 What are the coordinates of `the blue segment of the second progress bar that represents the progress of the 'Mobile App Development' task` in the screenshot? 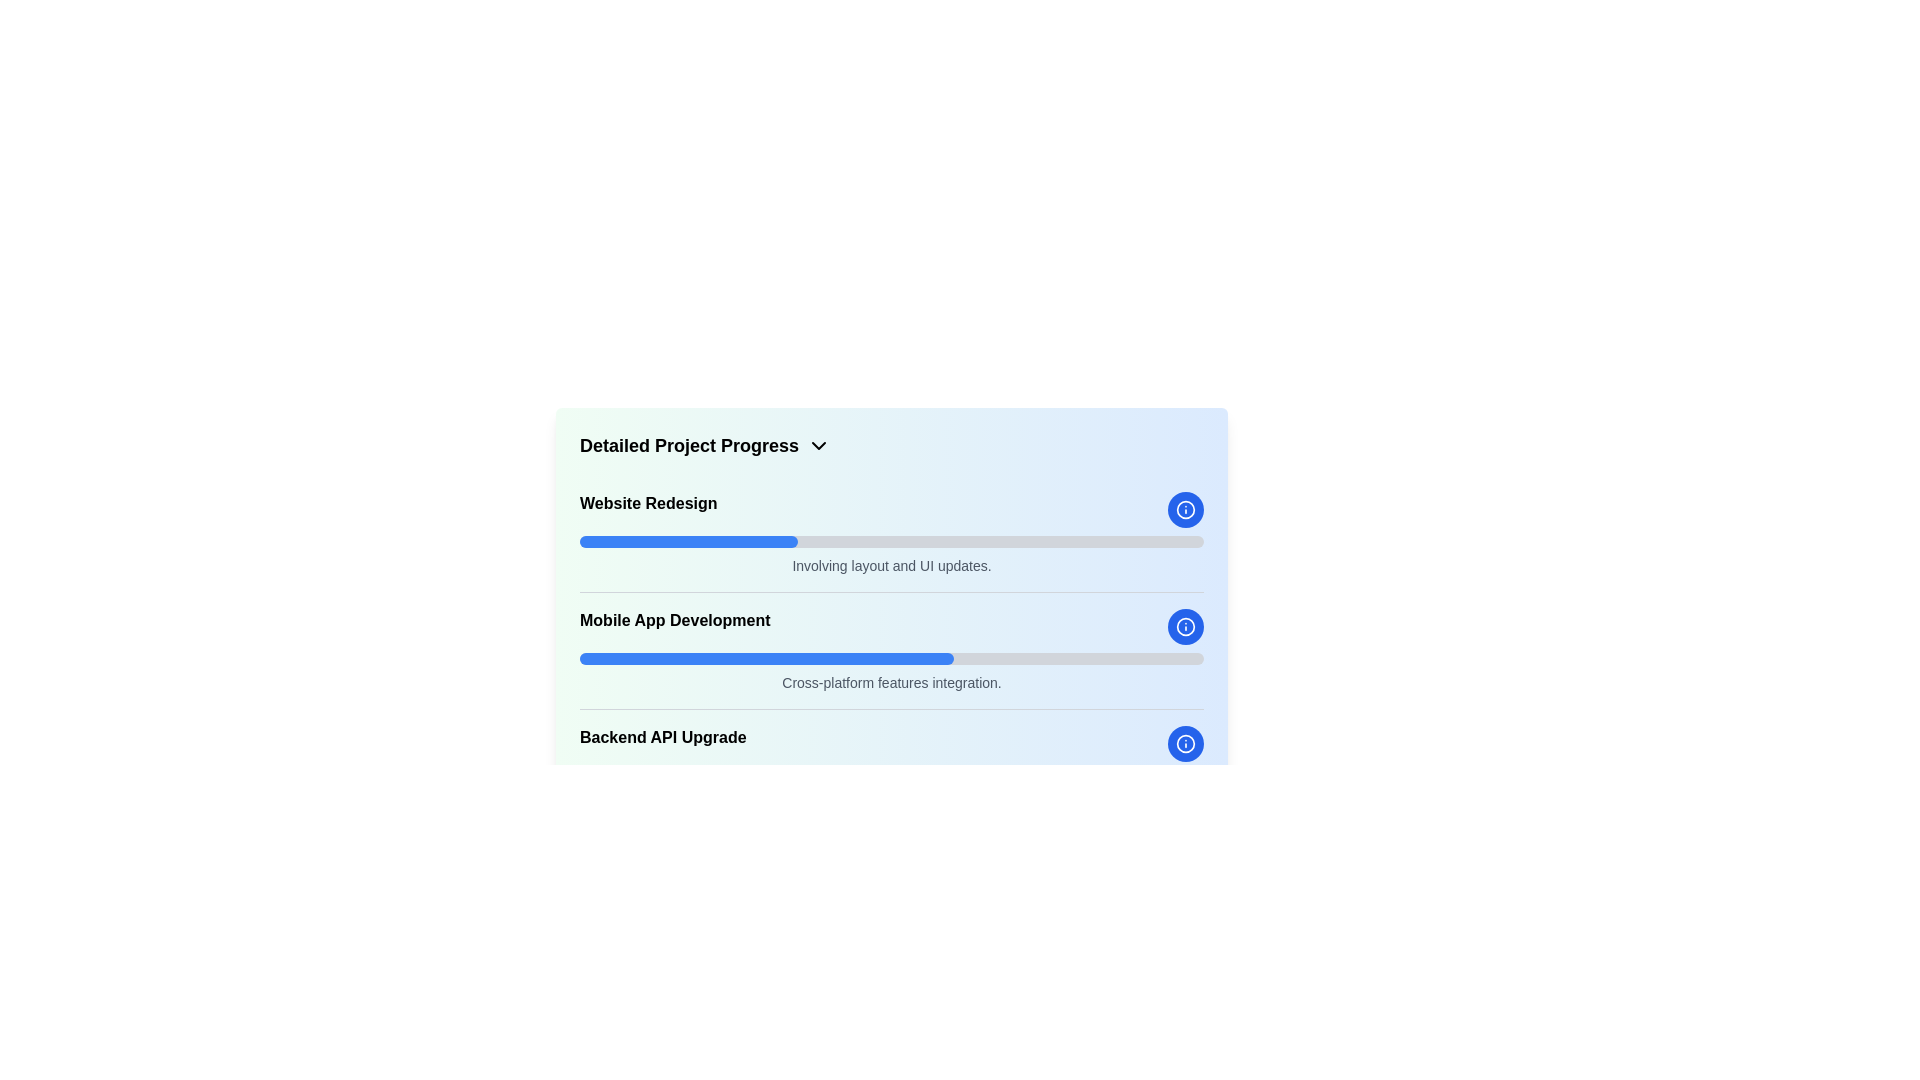 It's located at (766, 659).